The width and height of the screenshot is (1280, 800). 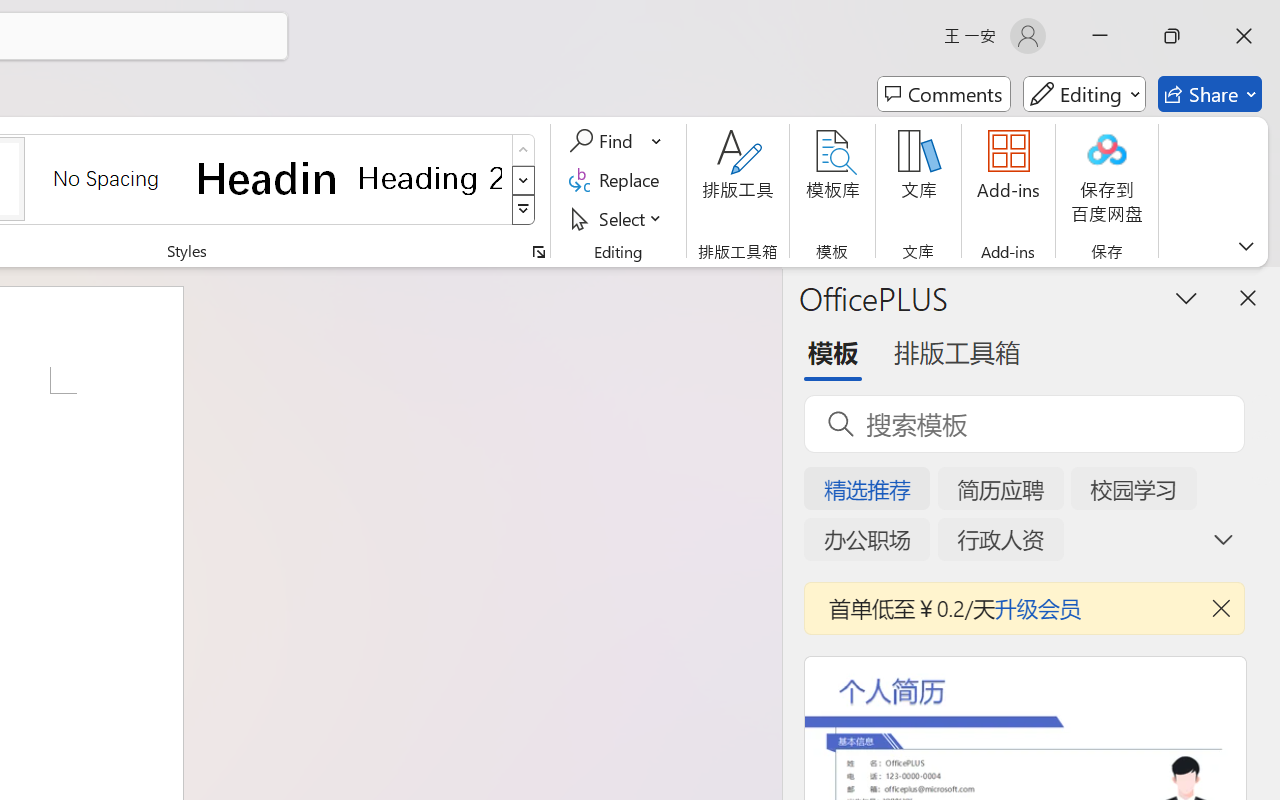 I want to click on 'Styles', so click(x=523, y=210).